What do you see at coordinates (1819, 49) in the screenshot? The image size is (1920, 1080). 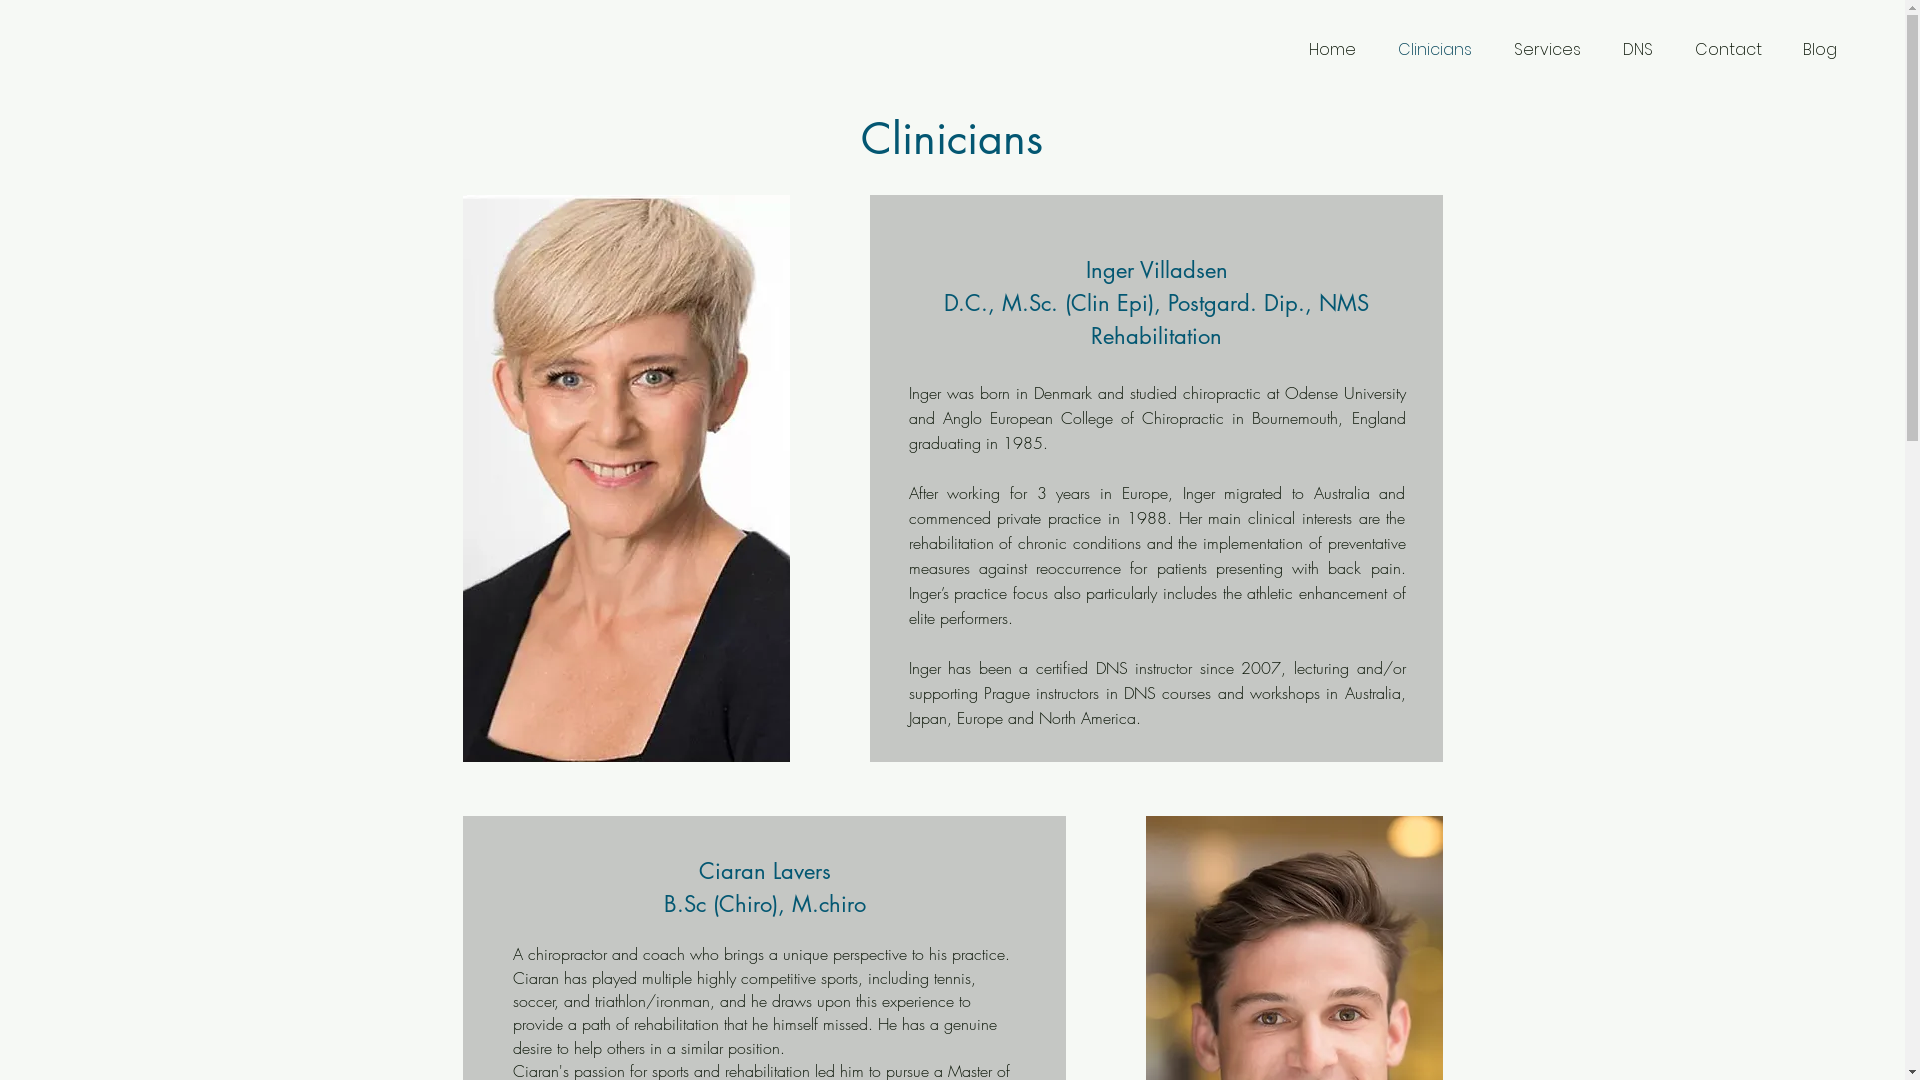 I see `'Blog'` at bounding box center [1819, 49].